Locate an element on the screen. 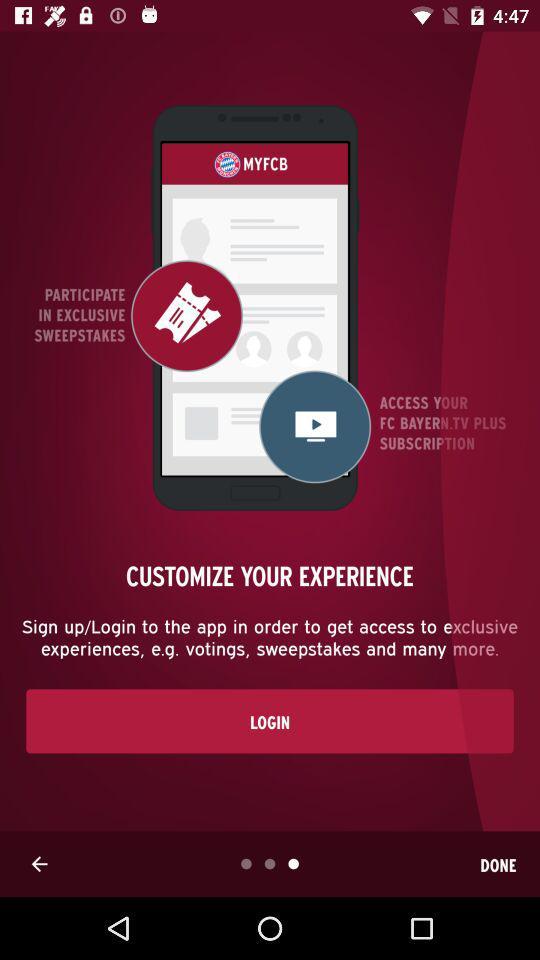  done icon is located at coordinates (497, 863).